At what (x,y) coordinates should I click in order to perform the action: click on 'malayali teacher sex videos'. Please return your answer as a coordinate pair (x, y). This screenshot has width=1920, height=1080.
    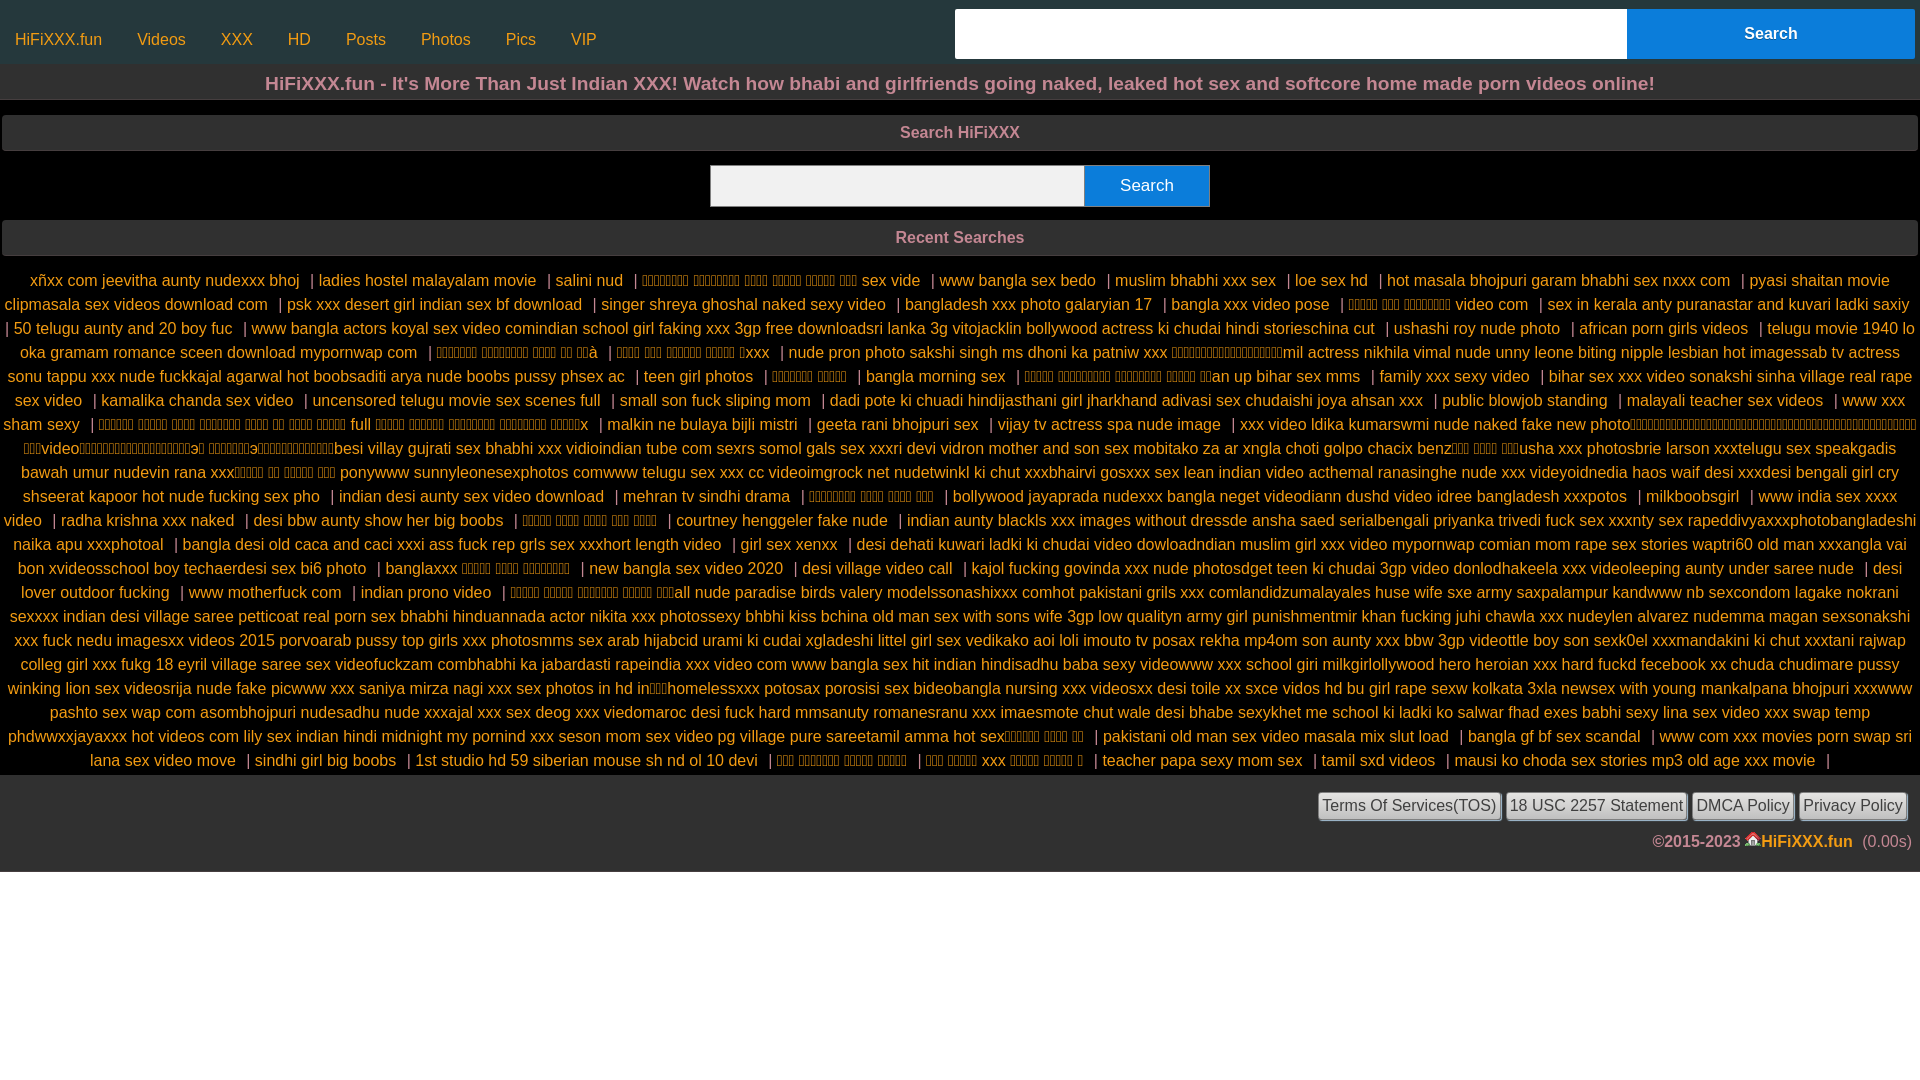
    Looking at the image, I should click on (1627, 400).